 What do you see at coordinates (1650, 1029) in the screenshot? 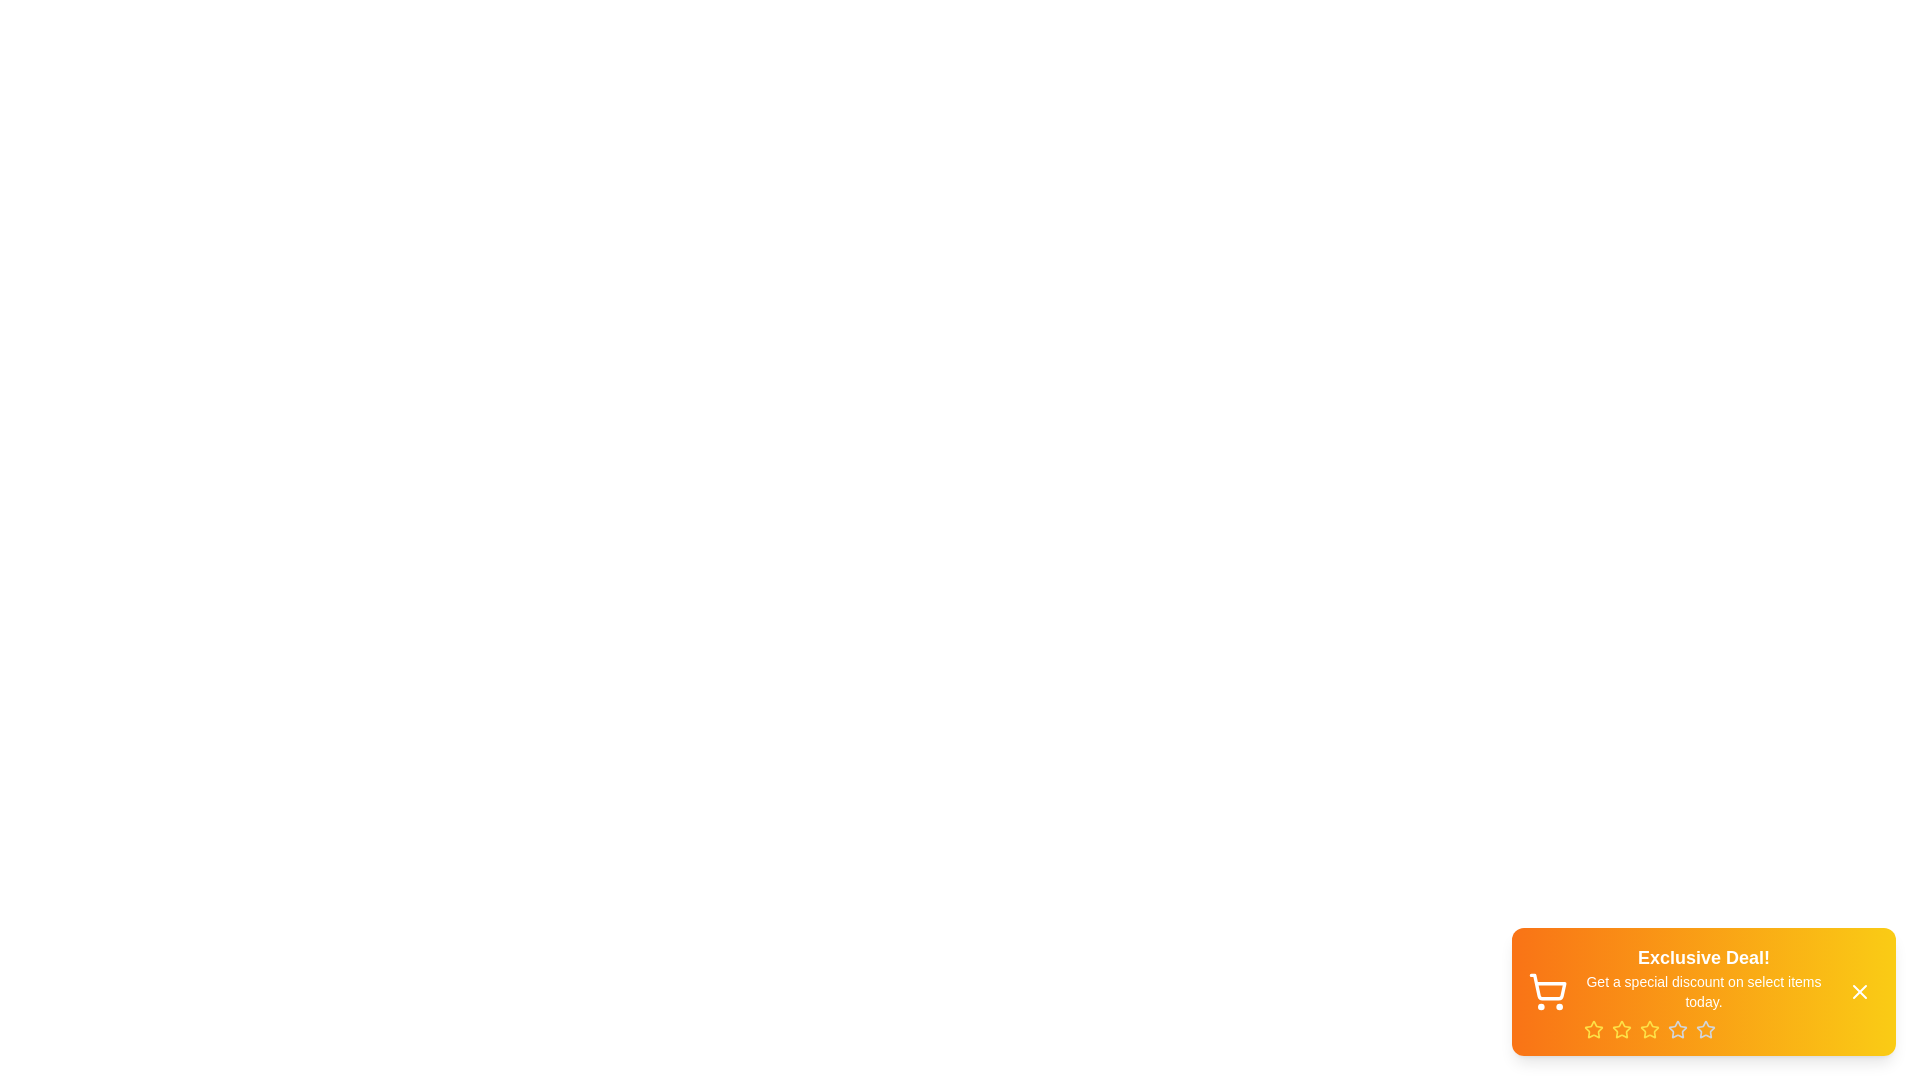
I see `the rating by clicking on the star corresponding to the desired rating value (3)` at bounding box center [1650, 1029].